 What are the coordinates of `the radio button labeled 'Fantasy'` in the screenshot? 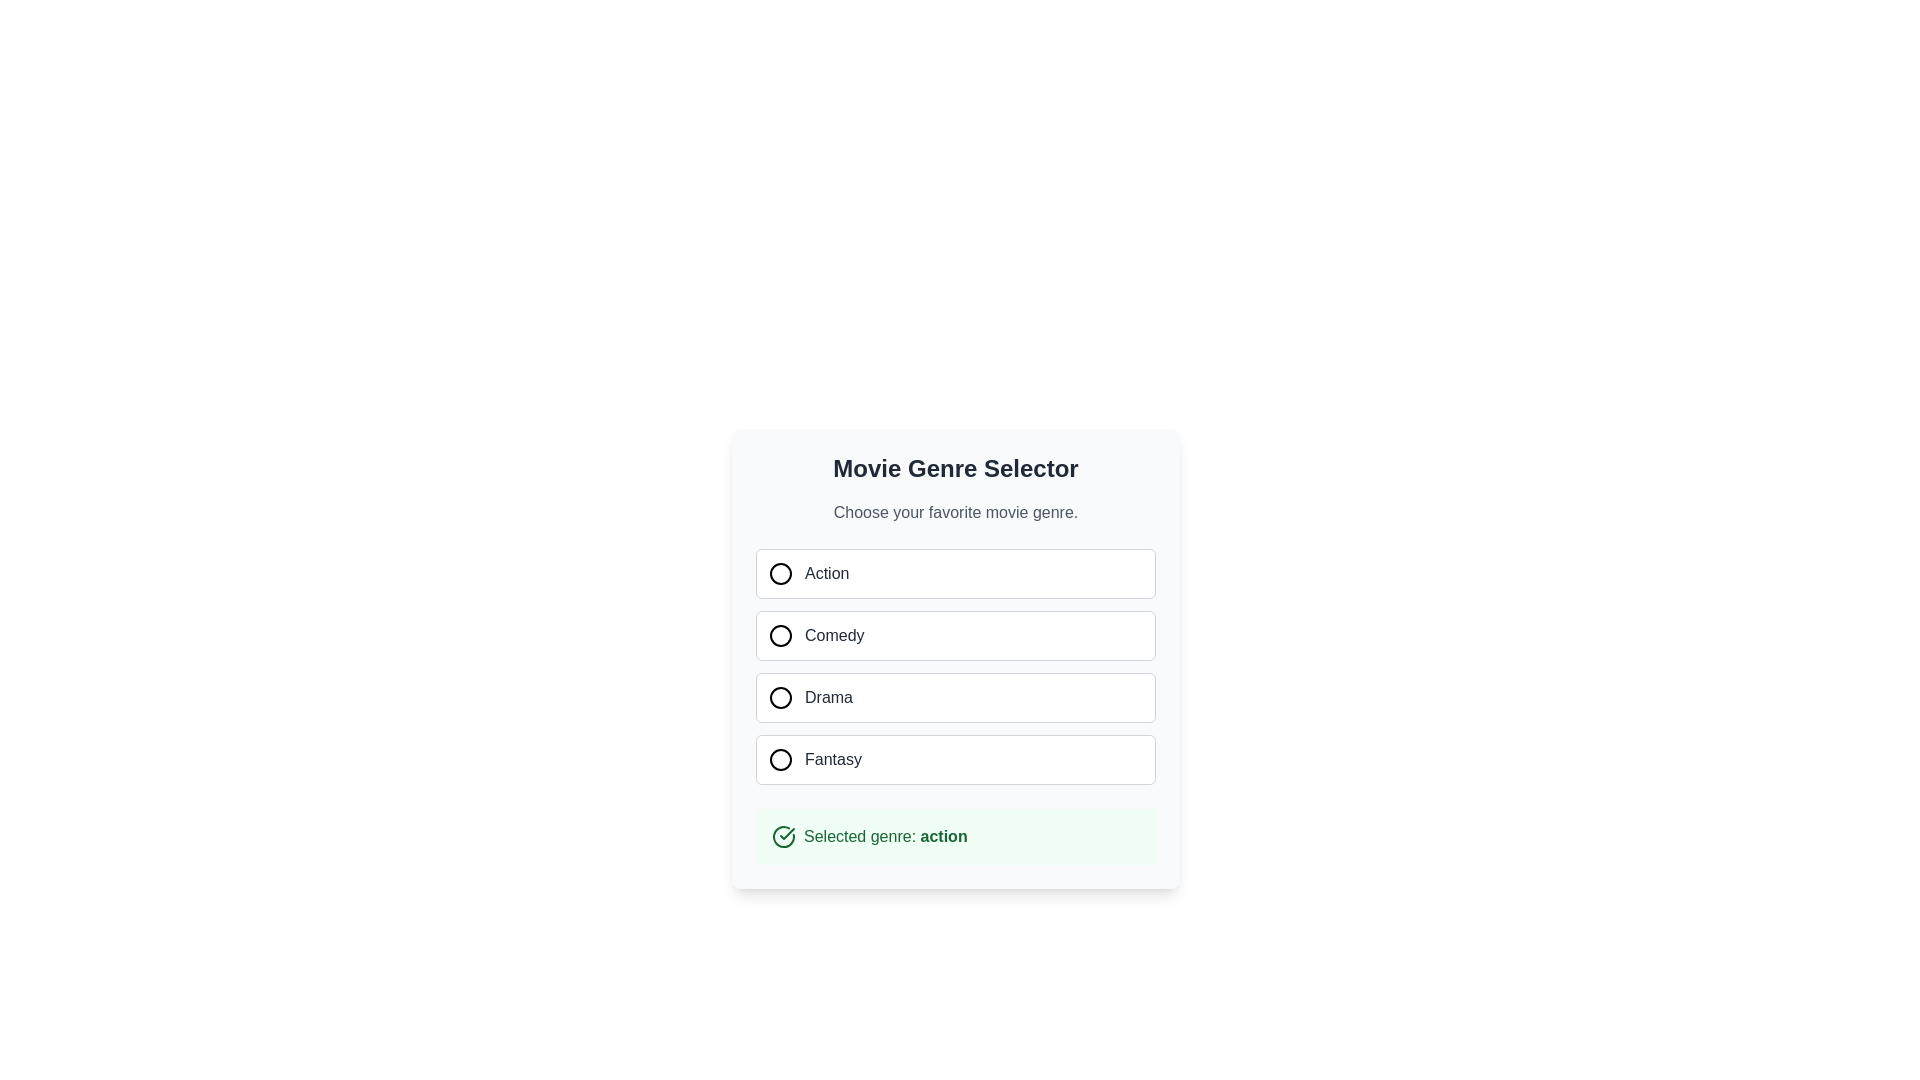 It's located at (954, 759).